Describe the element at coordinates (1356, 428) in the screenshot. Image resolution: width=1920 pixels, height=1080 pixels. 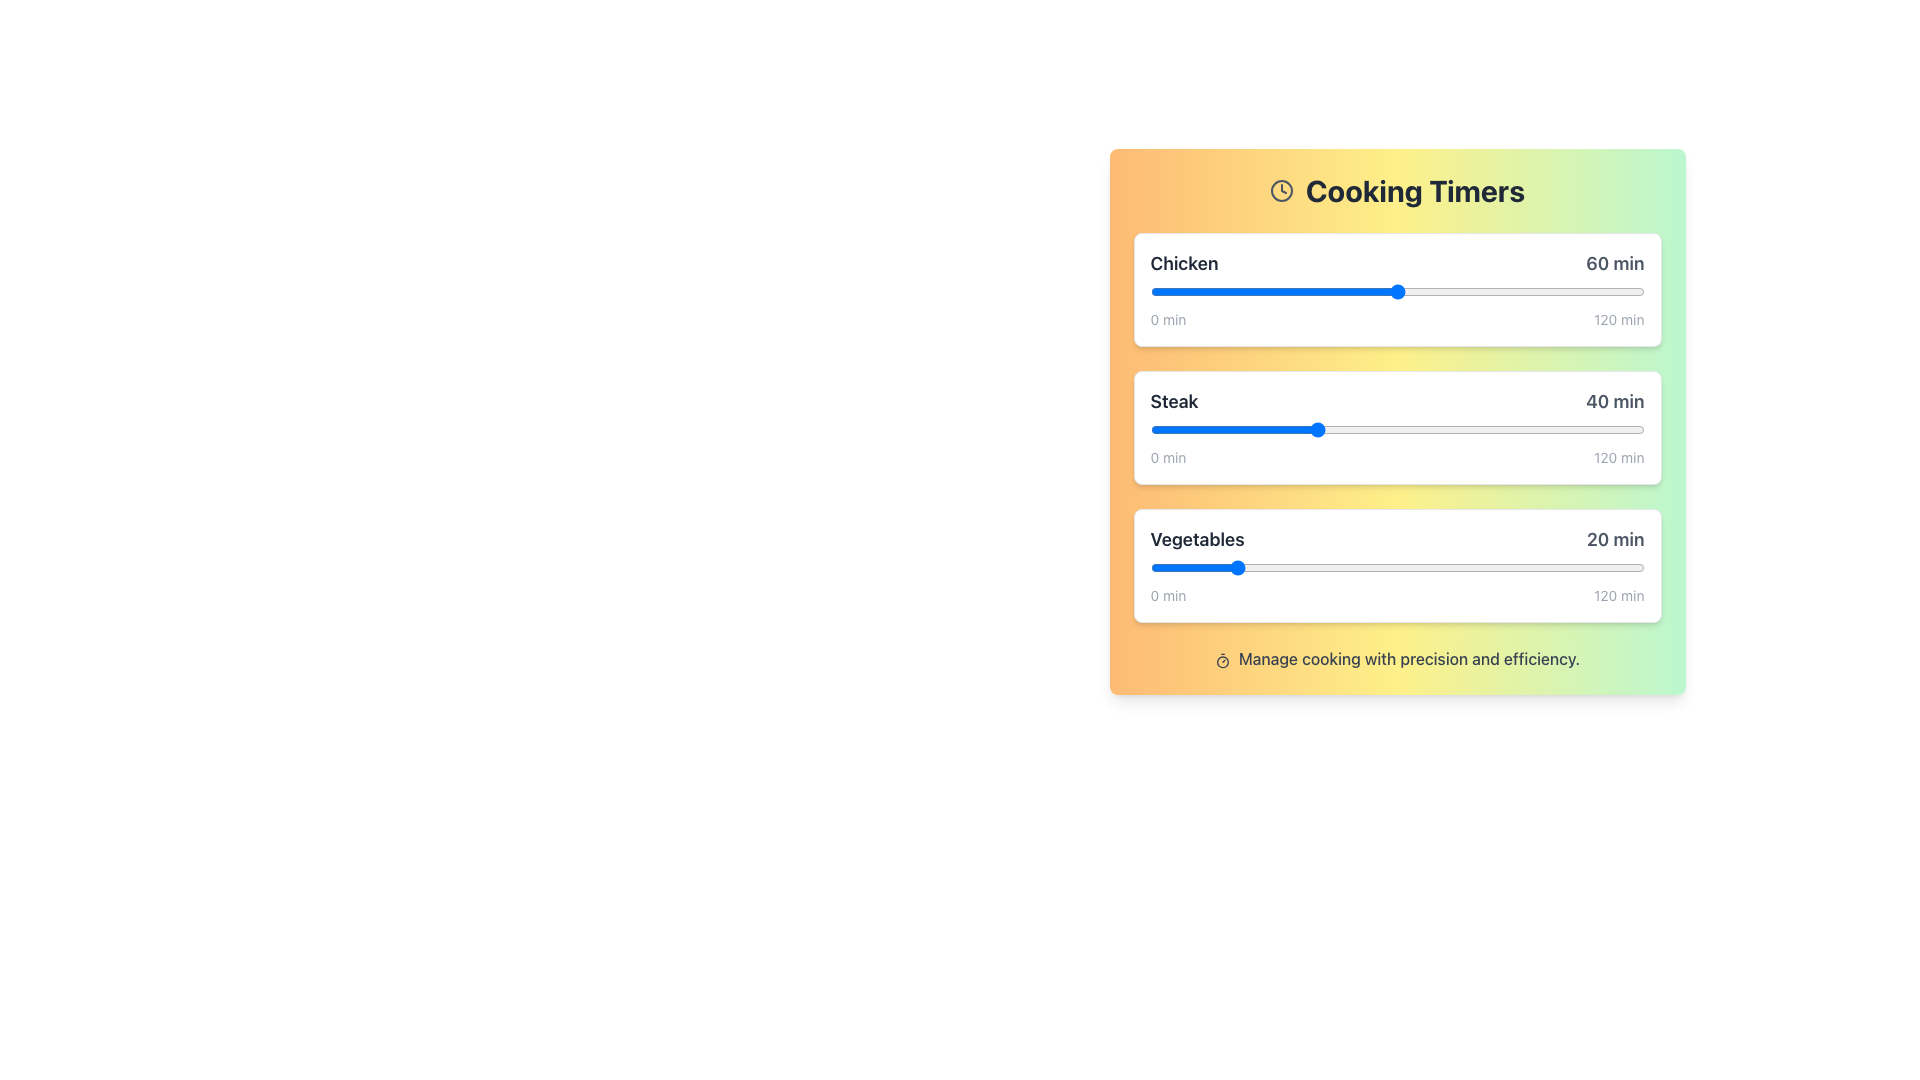
I see `the timer value for the slider` at that location.